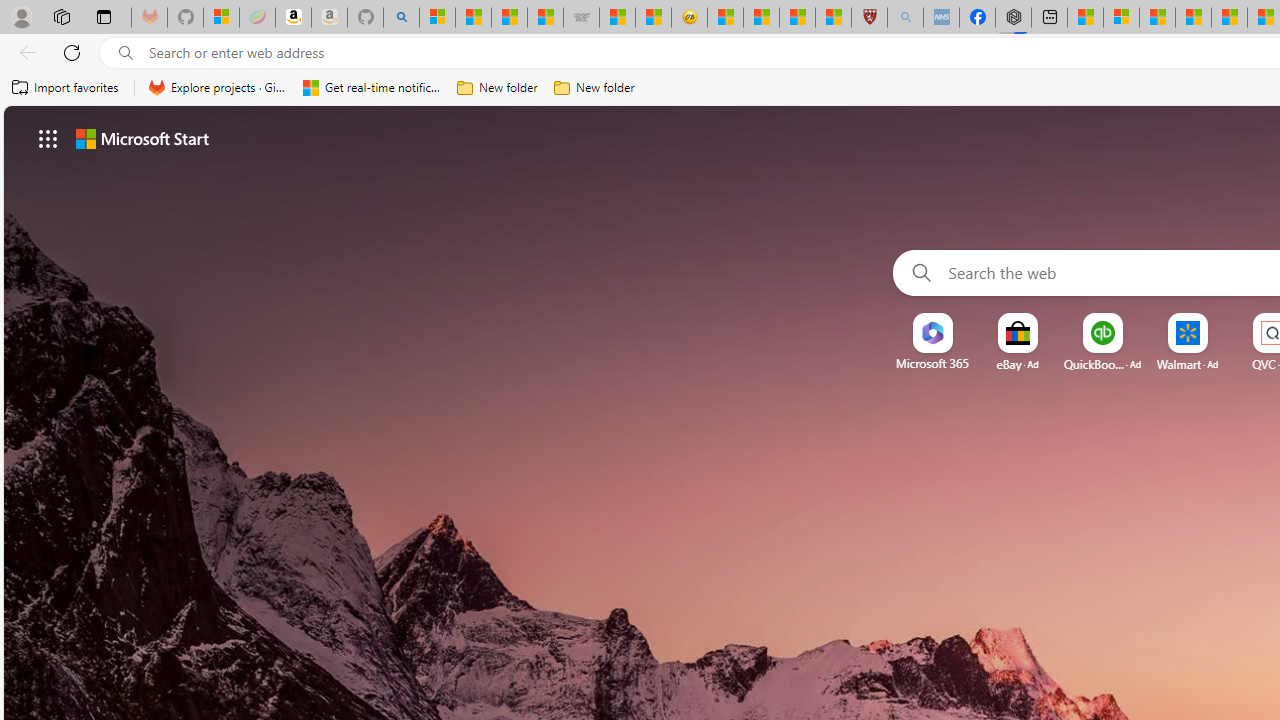 This screenshot has width=1280, height=720. I want to click on '12 Popular Science Lies that Must be Corrected', so click(833, 17).